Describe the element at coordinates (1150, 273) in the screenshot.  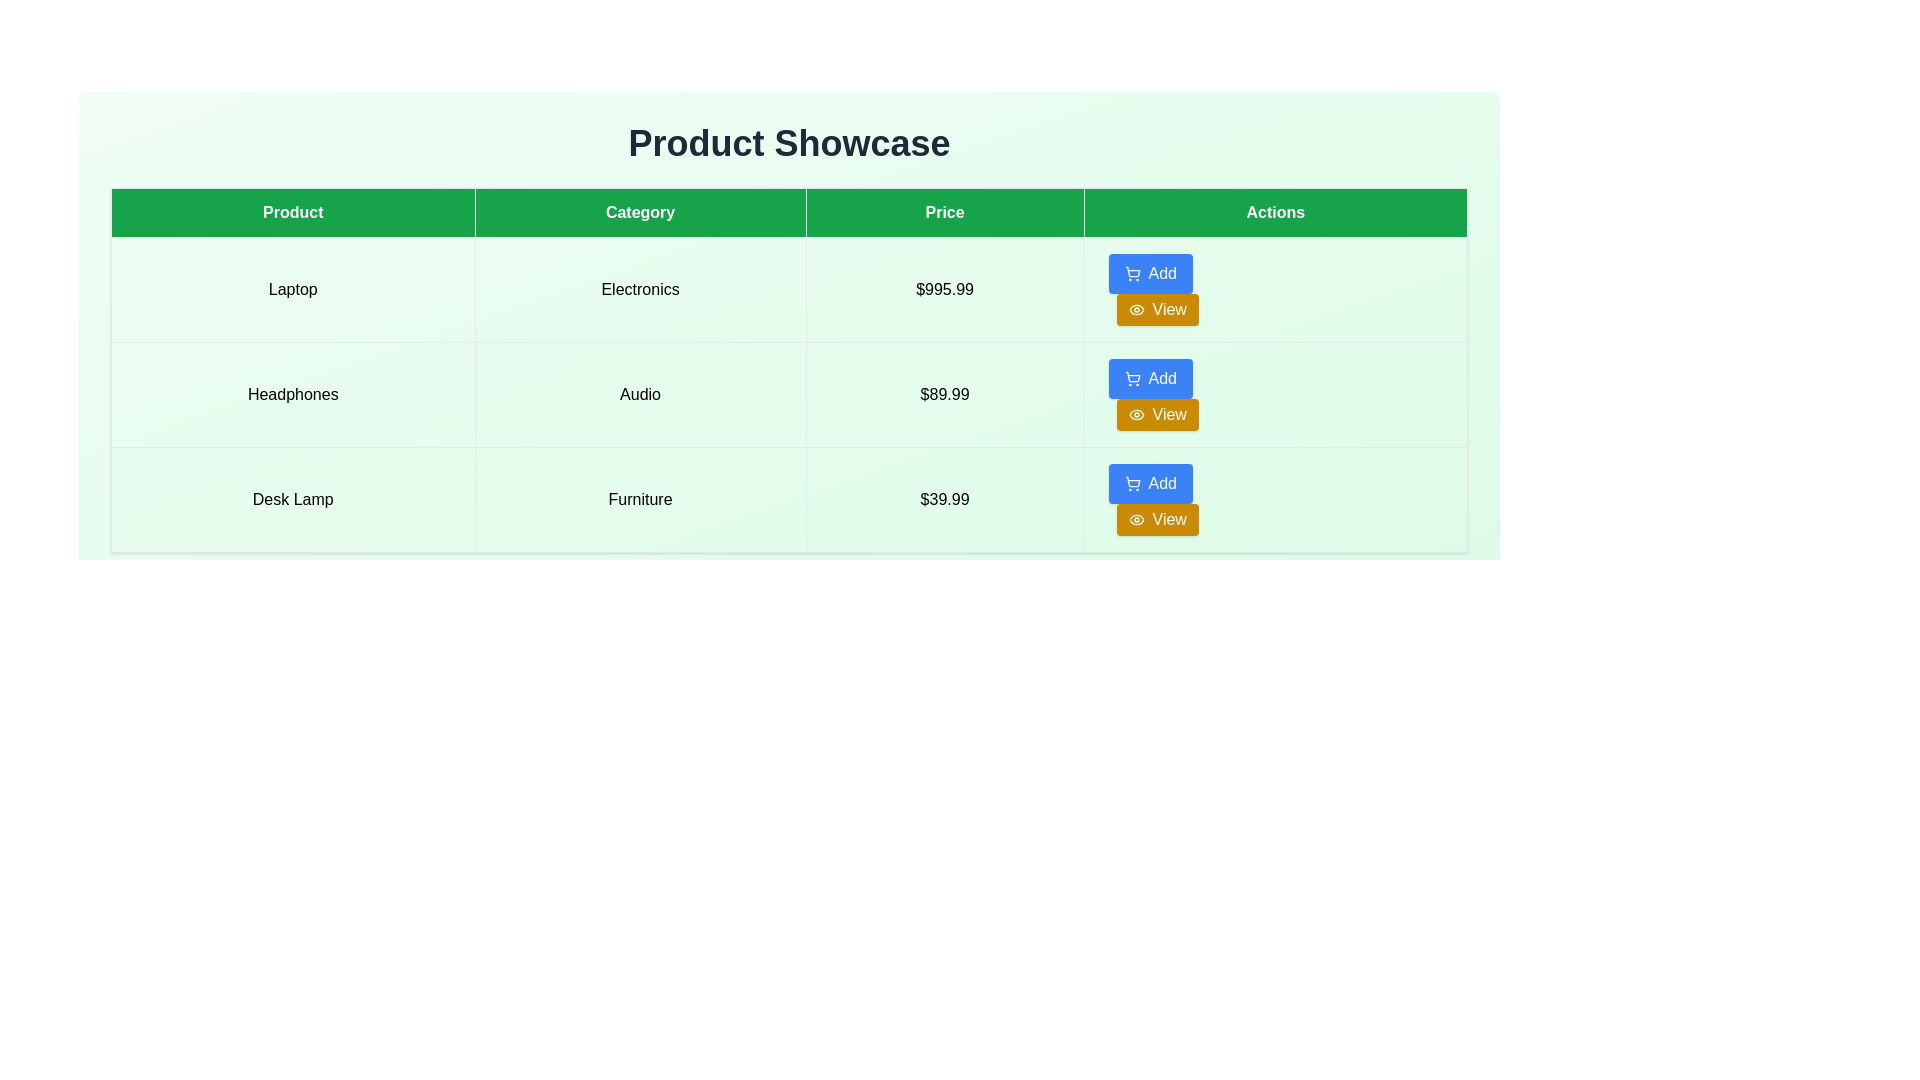
I see `the 'Add' button located in the 'Actions' column of the first row in the table` at that location.